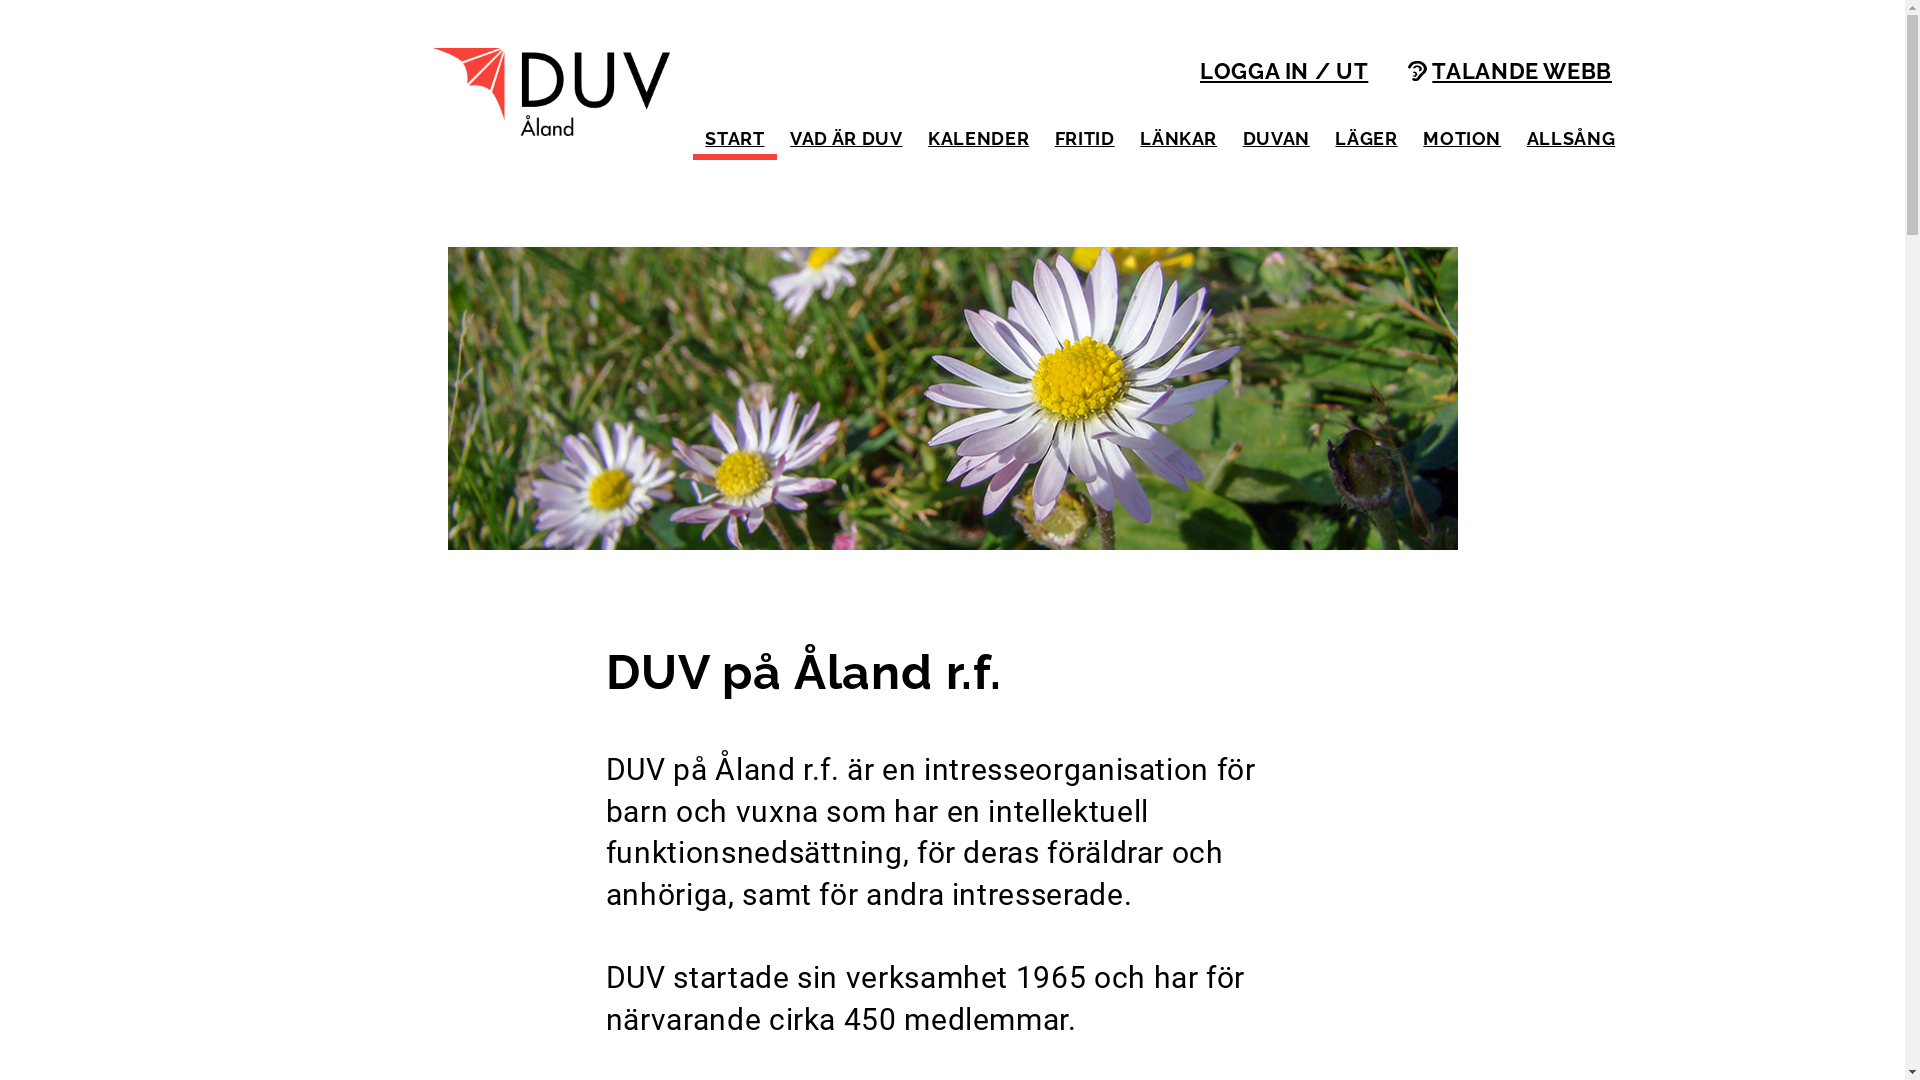  I want to click on 'KALENDER', so click(978, 137).